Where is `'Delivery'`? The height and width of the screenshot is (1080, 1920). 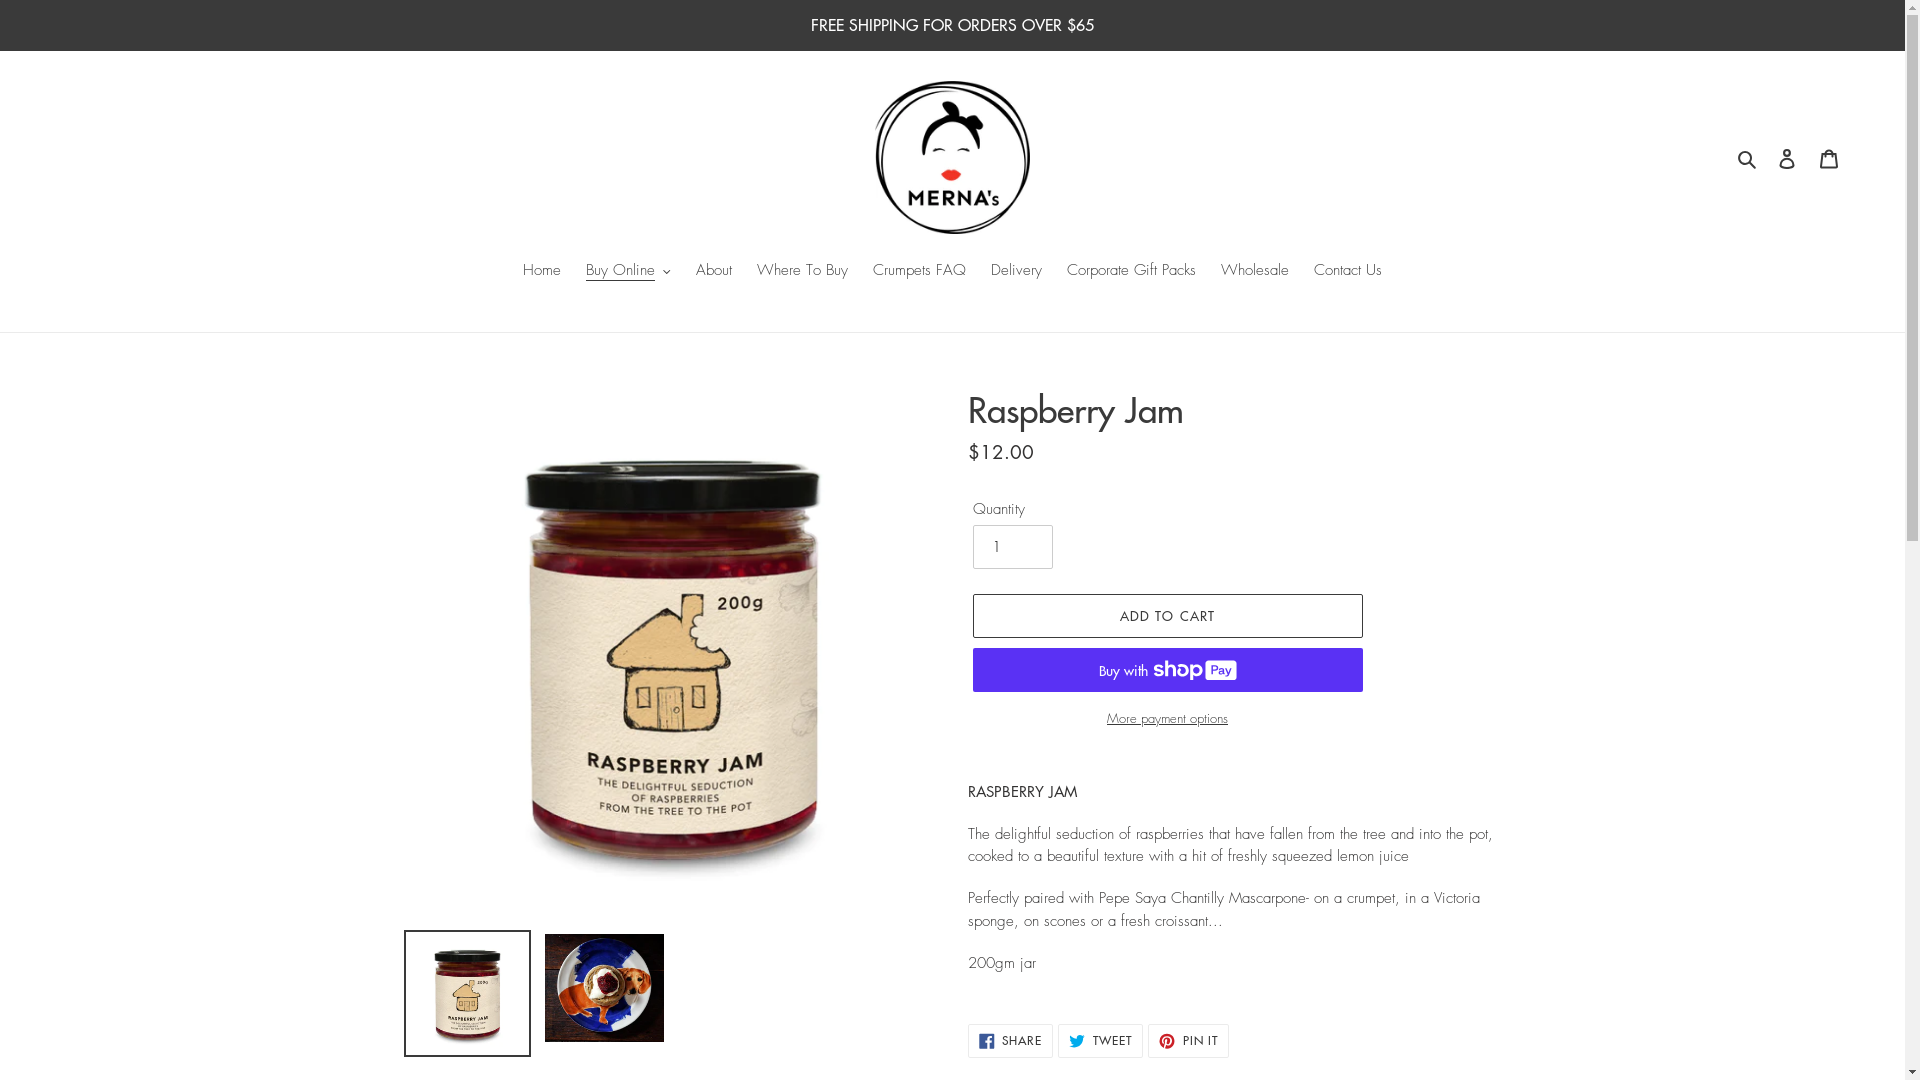
'Delivery' is located at coordinates (1016, 272).